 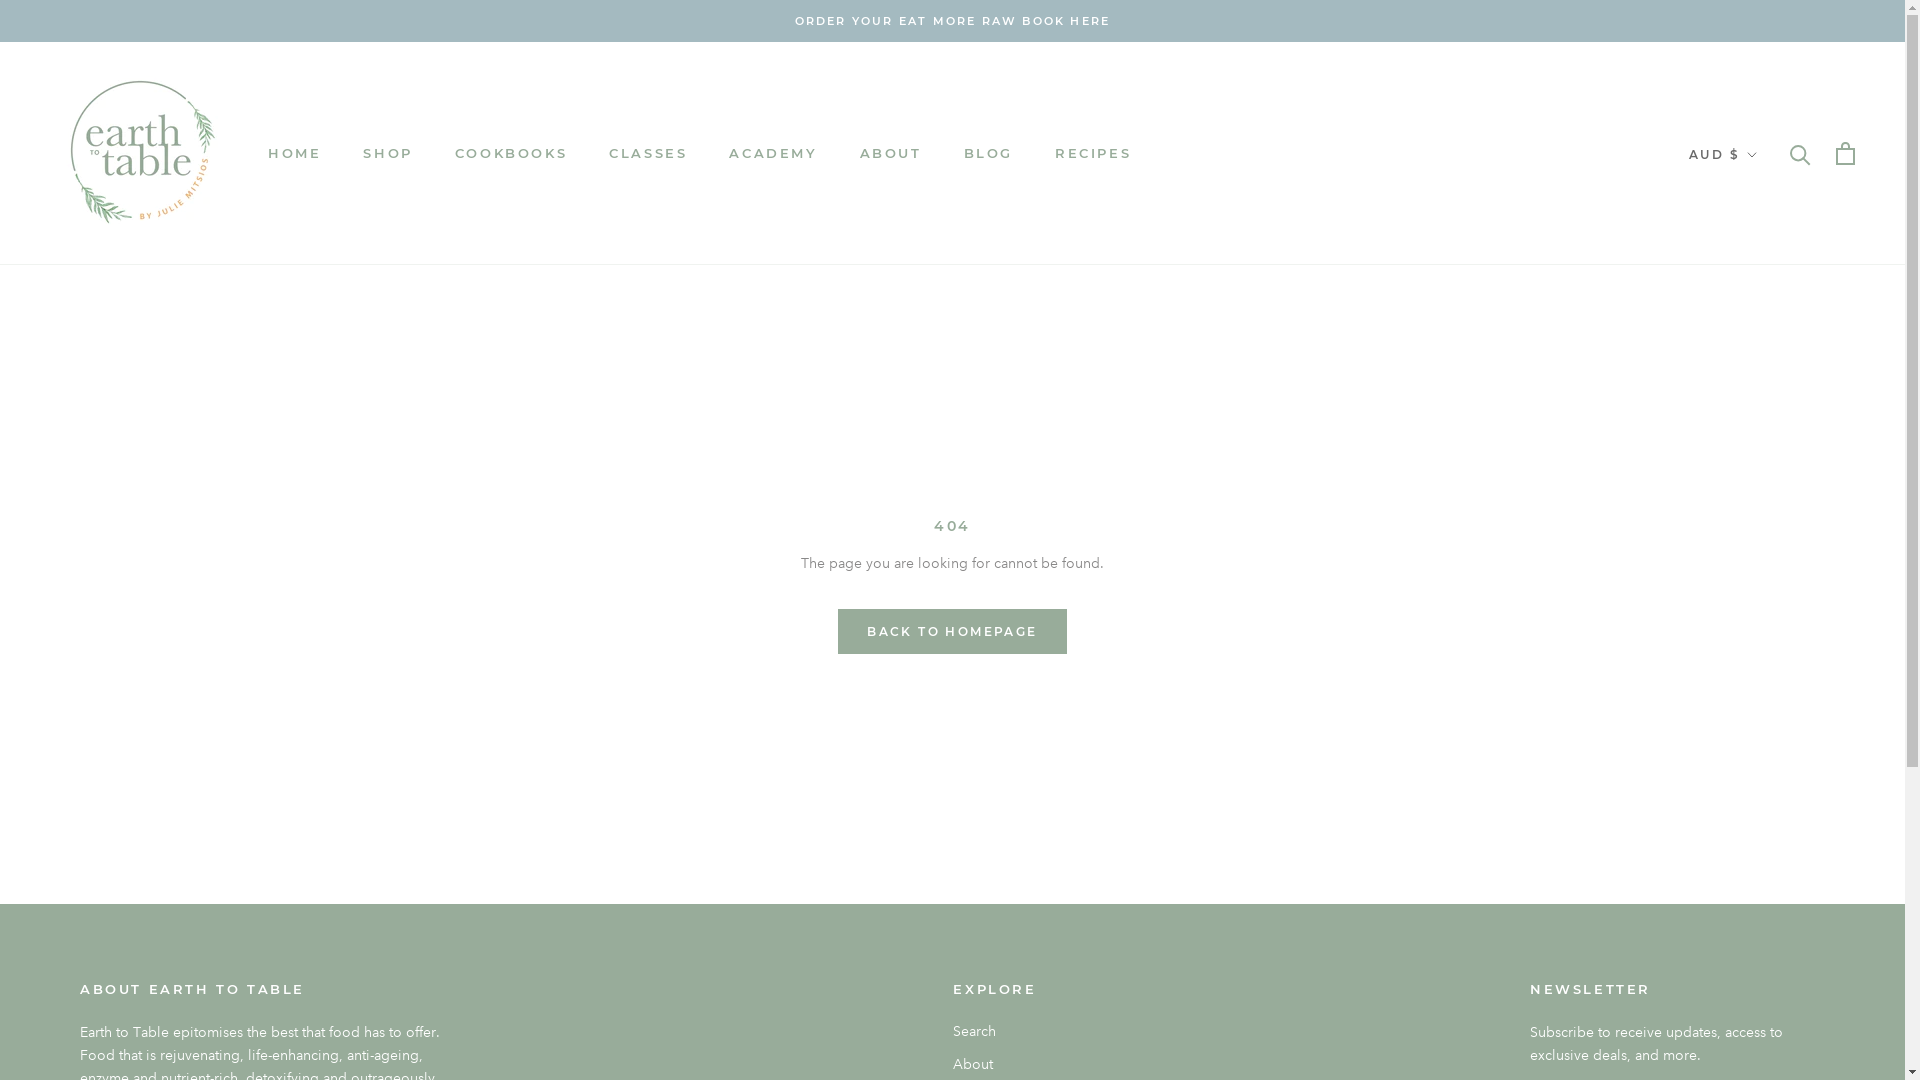 I want to click on 'COOKBOOKS', so click(x=510, y=152).